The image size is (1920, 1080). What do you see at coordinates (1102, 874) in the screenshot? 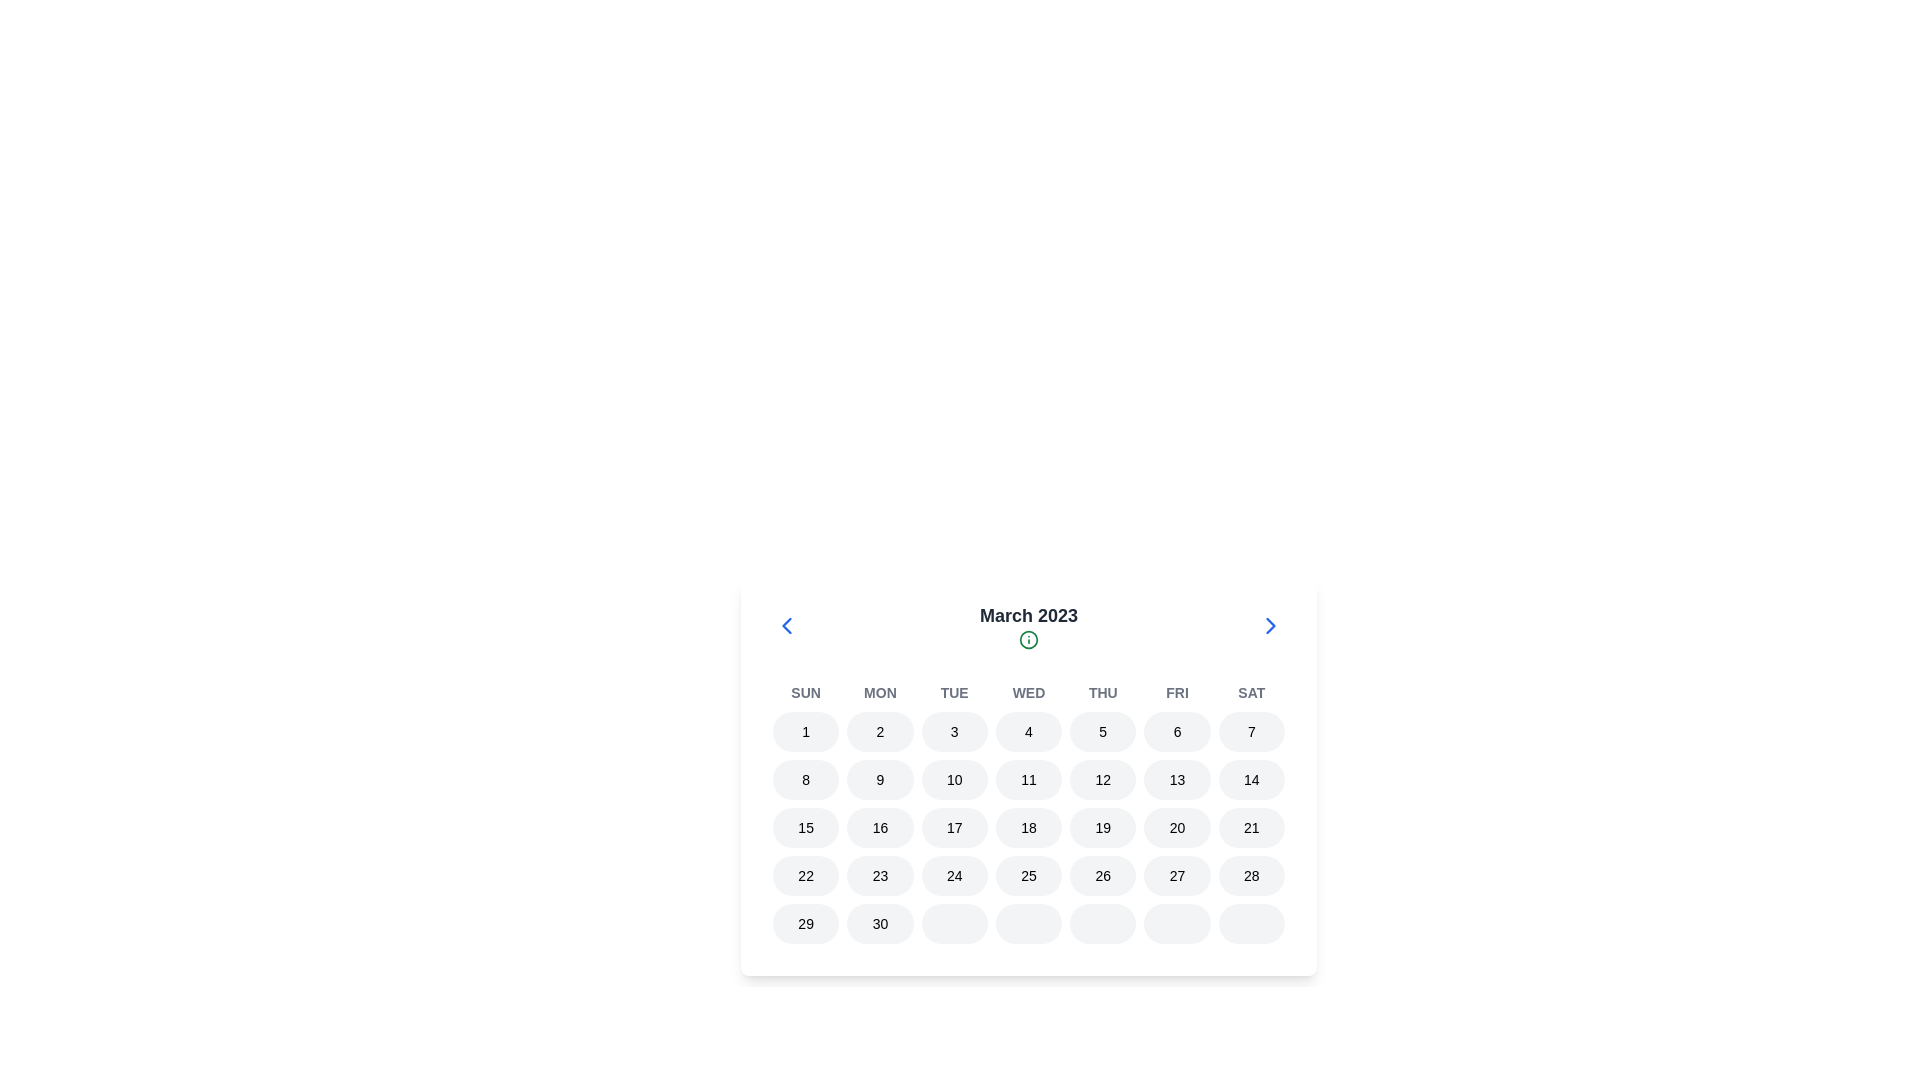
I see `the circular button with a light gray background displaying the number '26' to activate the hover effect` at bounding box center [1102, 874].